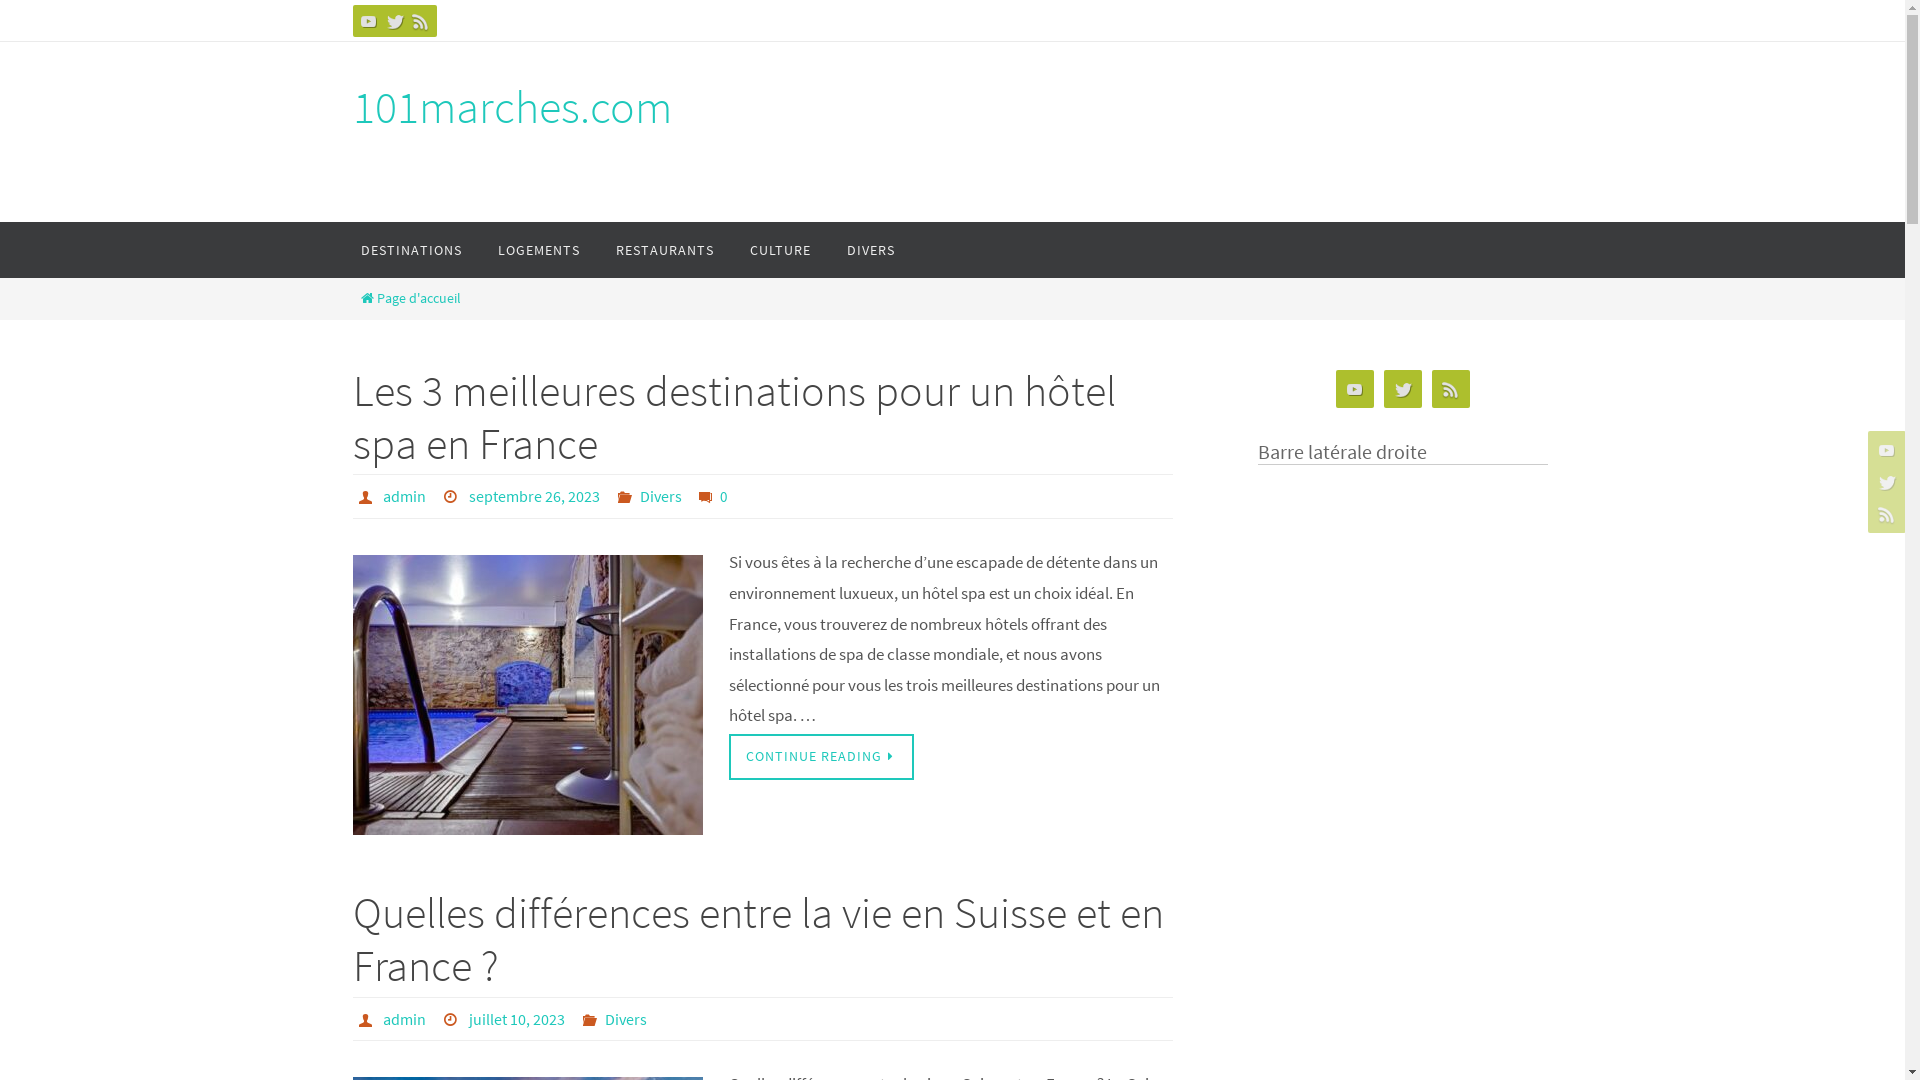 The height and width of the screenshot is (1080, 1920). Describe the element at coordinates (603, 1019) in the screenshot. I see `'Divers'` at that location.